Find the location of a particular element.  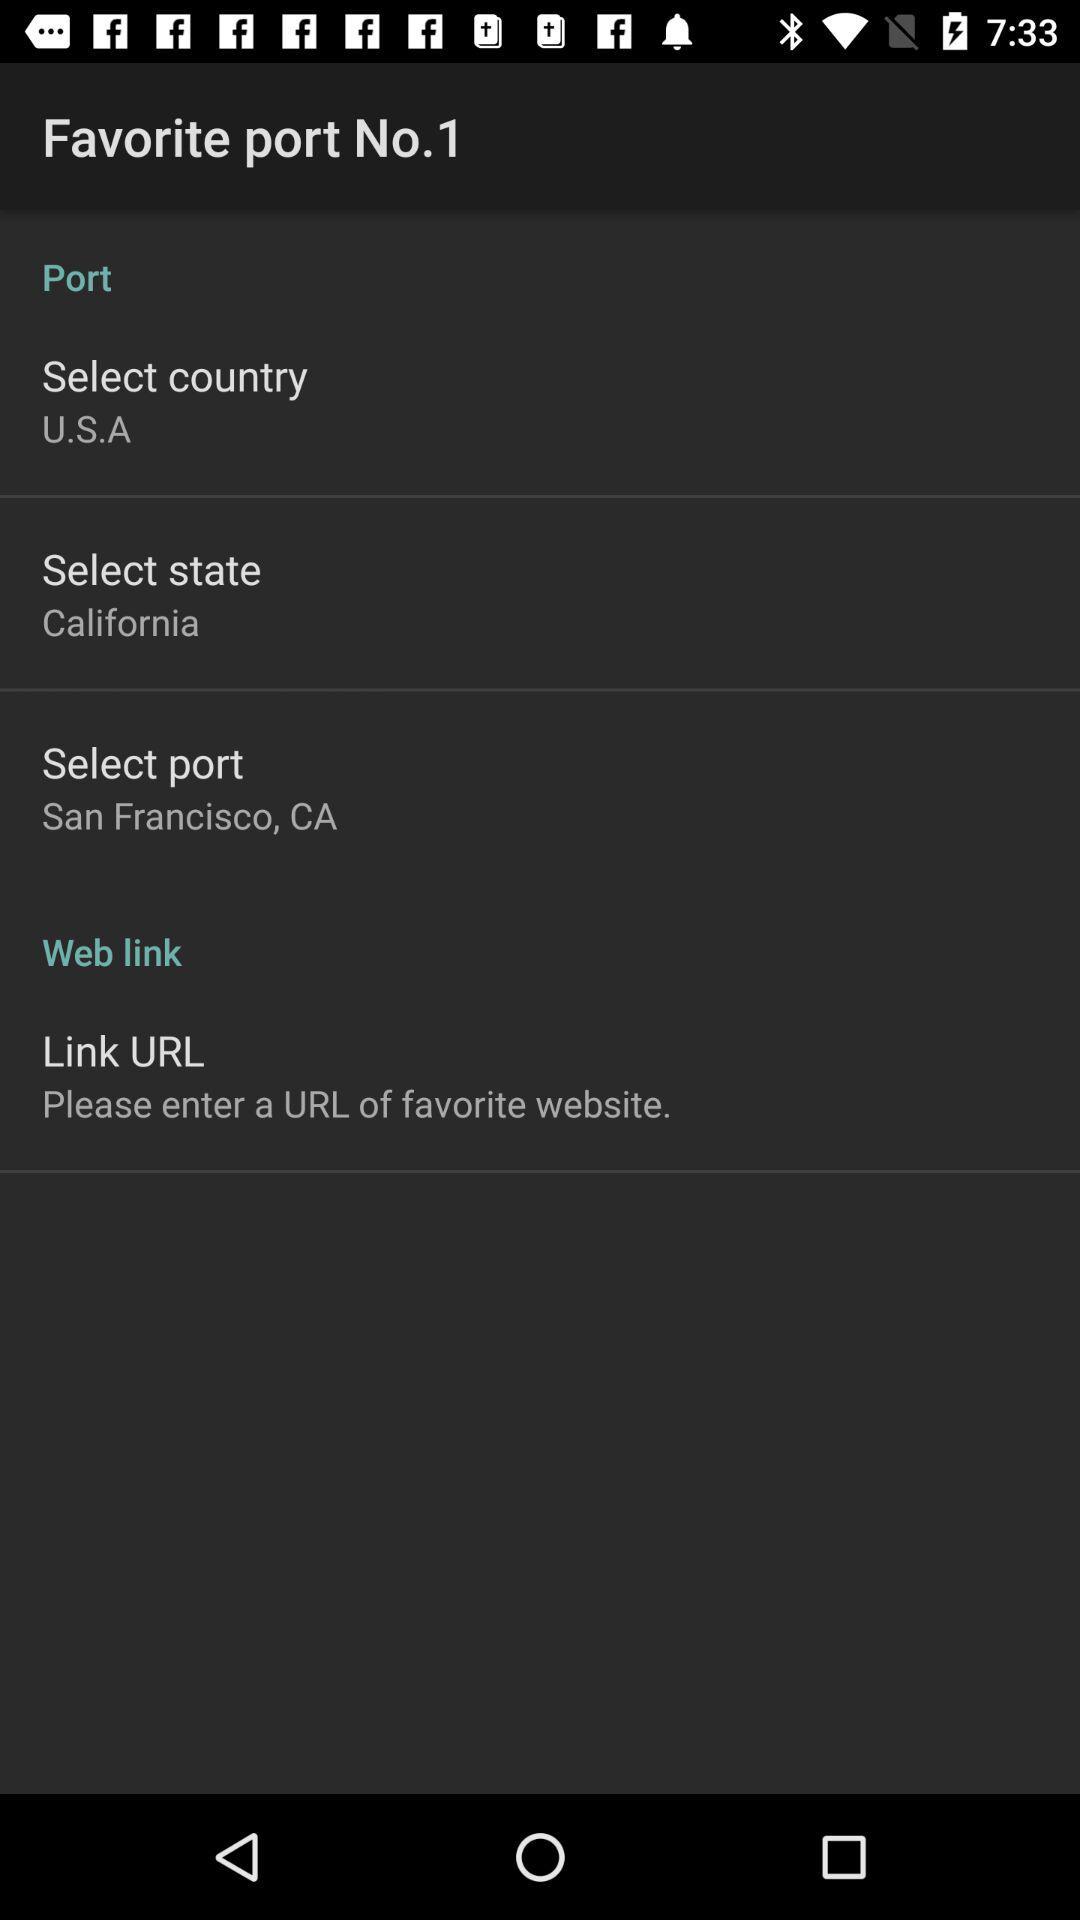

please enter a app is located at coordinates (356, 1102).